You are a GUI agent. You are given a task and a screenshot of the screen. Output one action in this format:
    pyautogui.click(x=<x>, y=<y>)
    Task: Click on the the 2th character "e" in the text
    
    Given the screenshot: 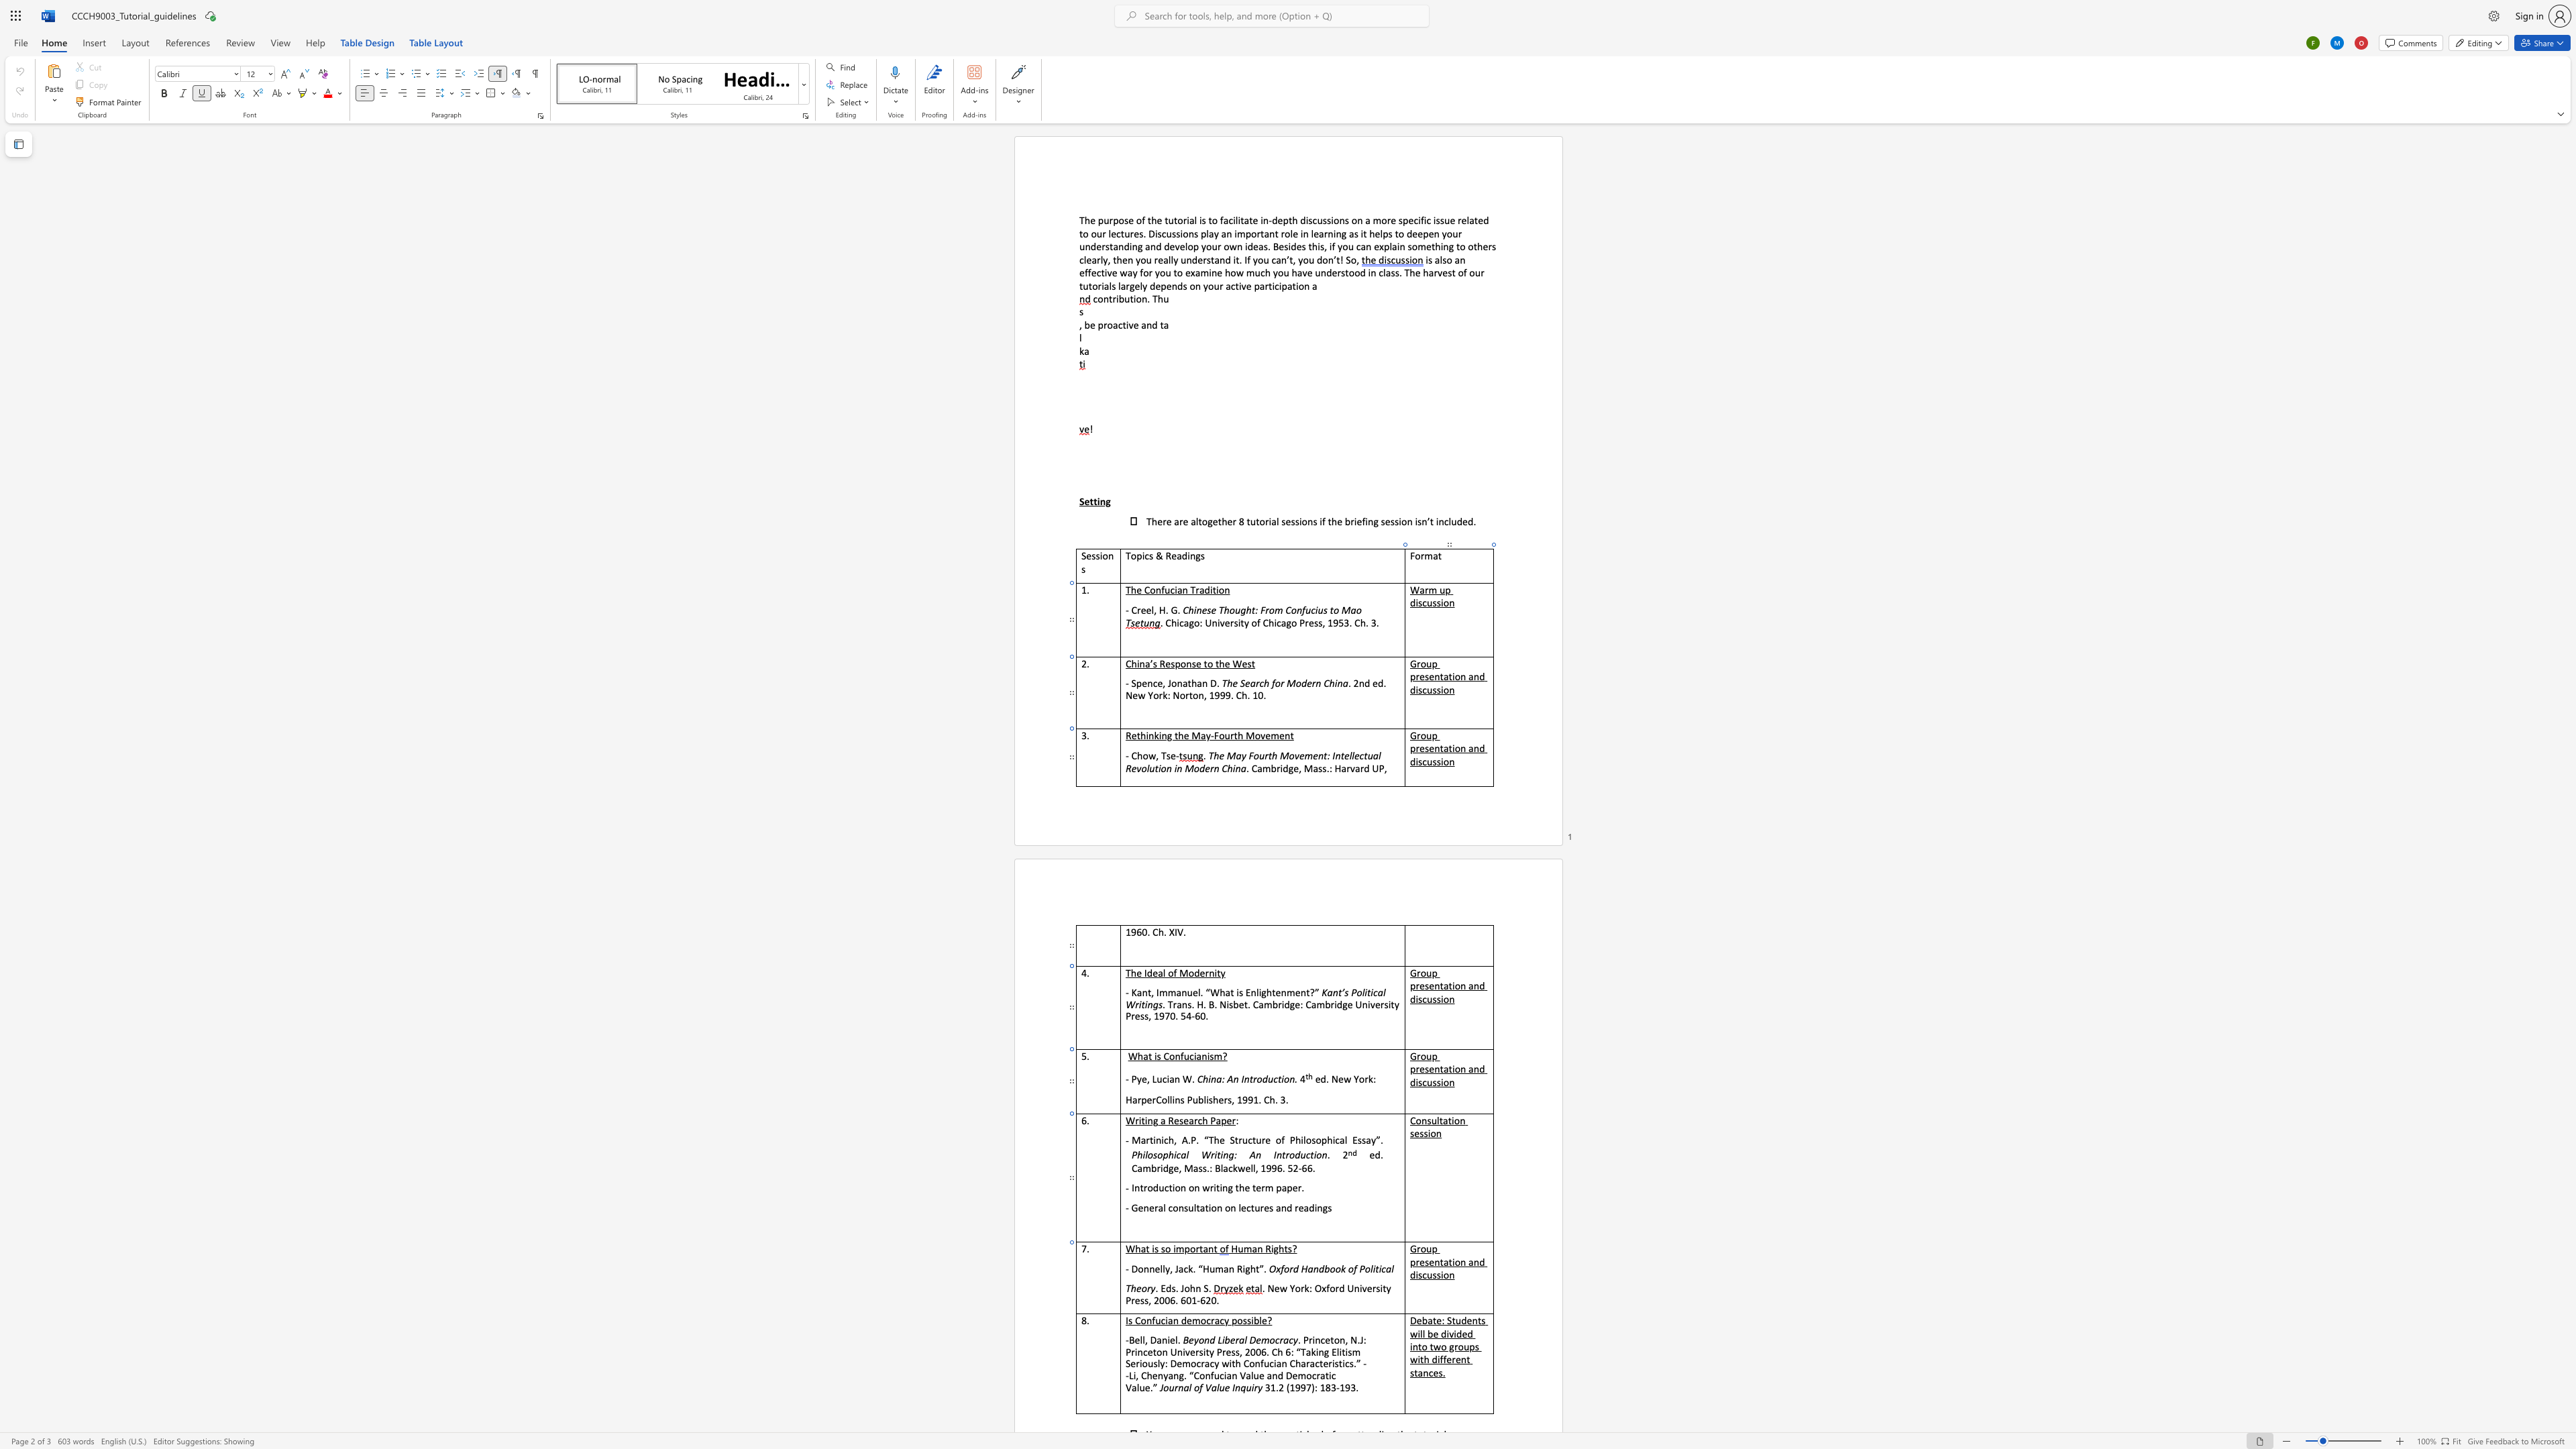 What is the action you would take?
    pyautogui.click(x=1267, y=1138)
    